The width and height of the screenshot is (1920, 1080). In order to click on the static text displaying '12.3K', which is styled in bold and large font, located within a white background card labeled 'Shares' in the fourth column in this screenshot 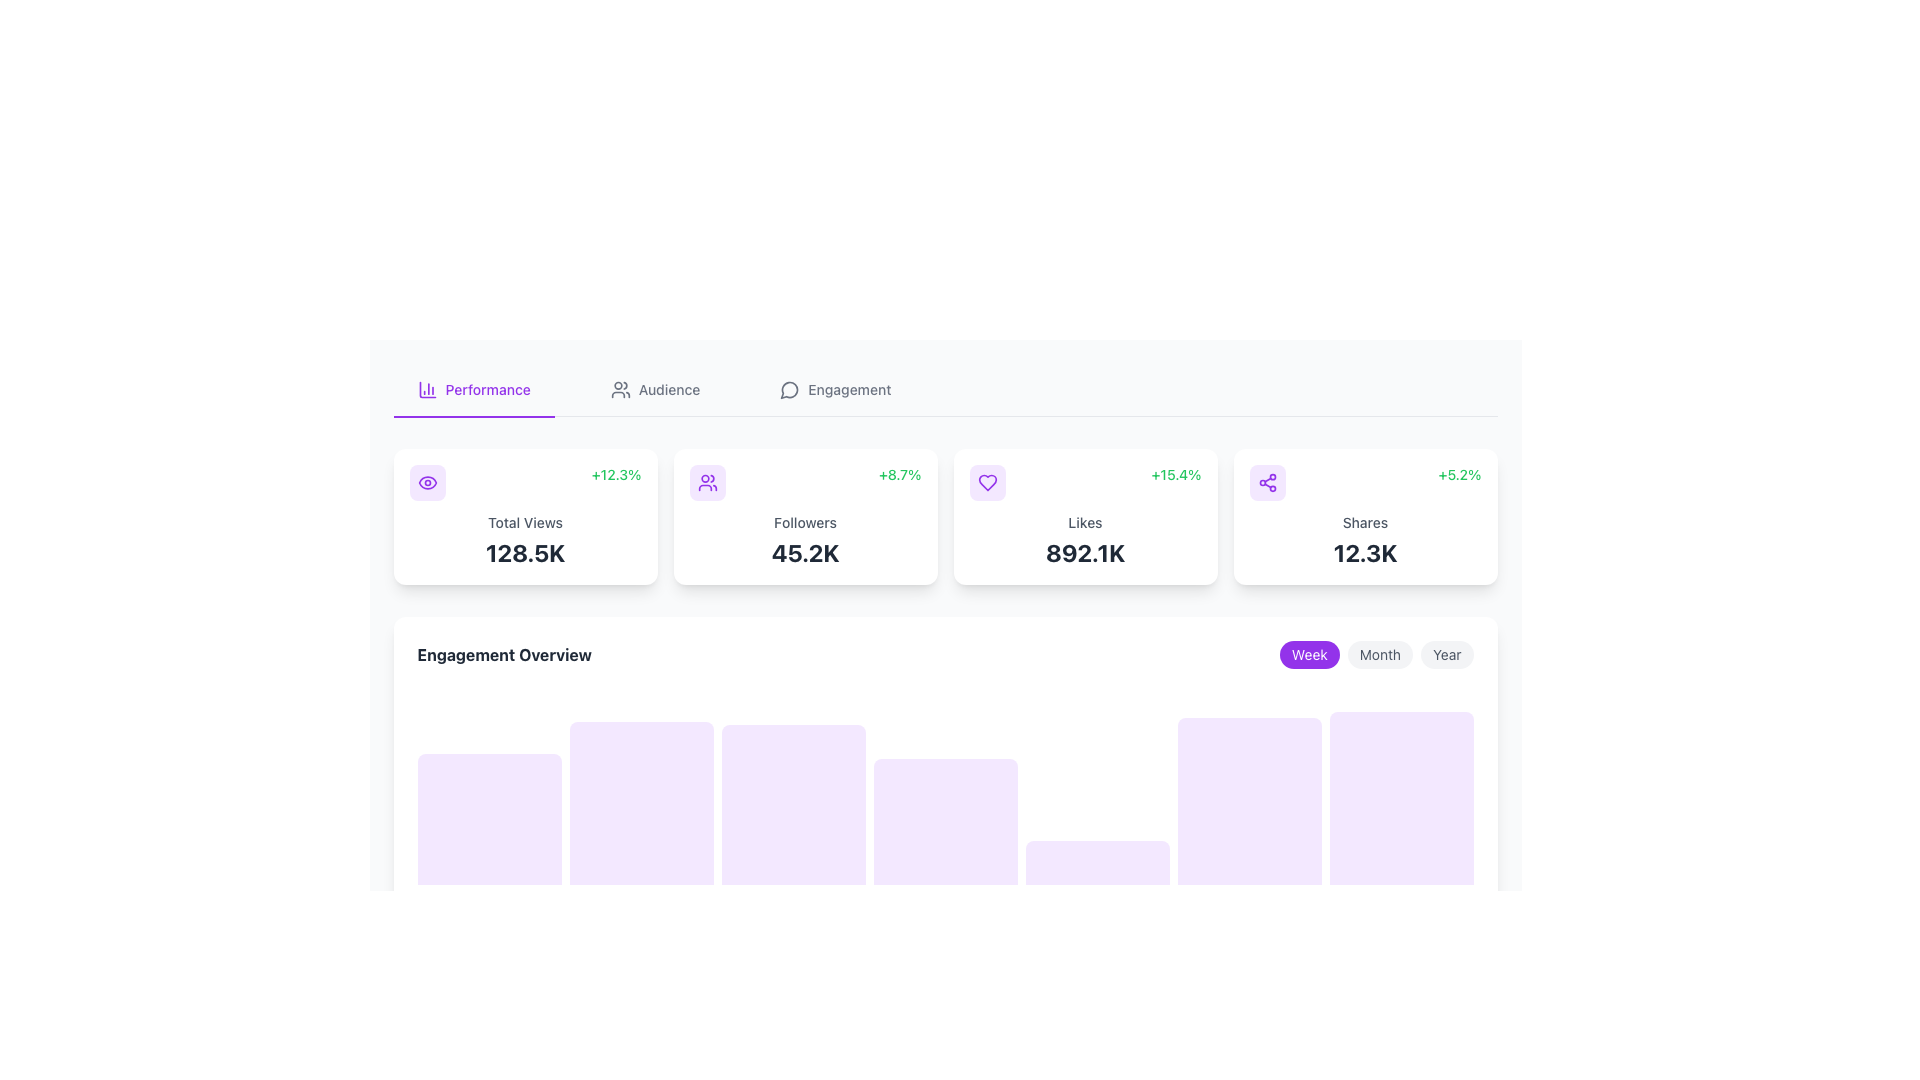, I will do `click(1364, 552)`.